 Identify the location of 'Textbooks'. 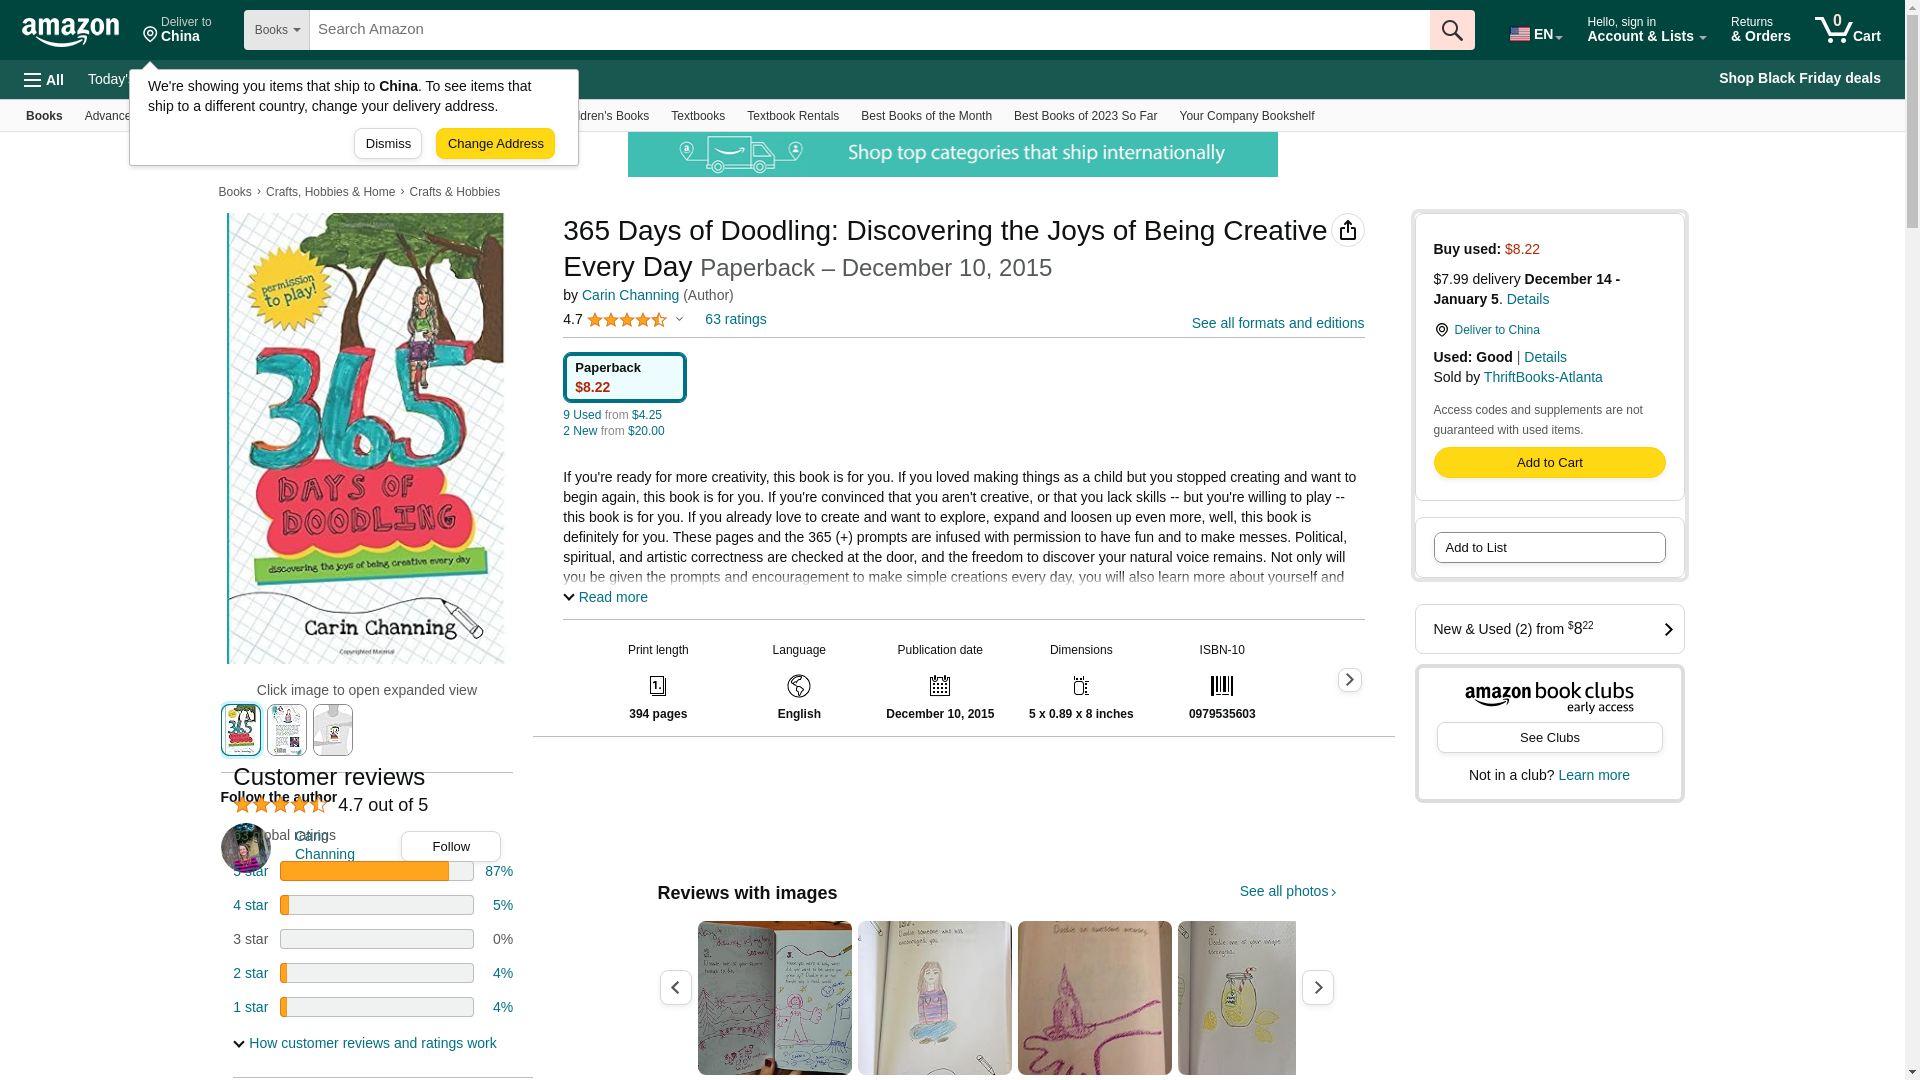
(660, 115).